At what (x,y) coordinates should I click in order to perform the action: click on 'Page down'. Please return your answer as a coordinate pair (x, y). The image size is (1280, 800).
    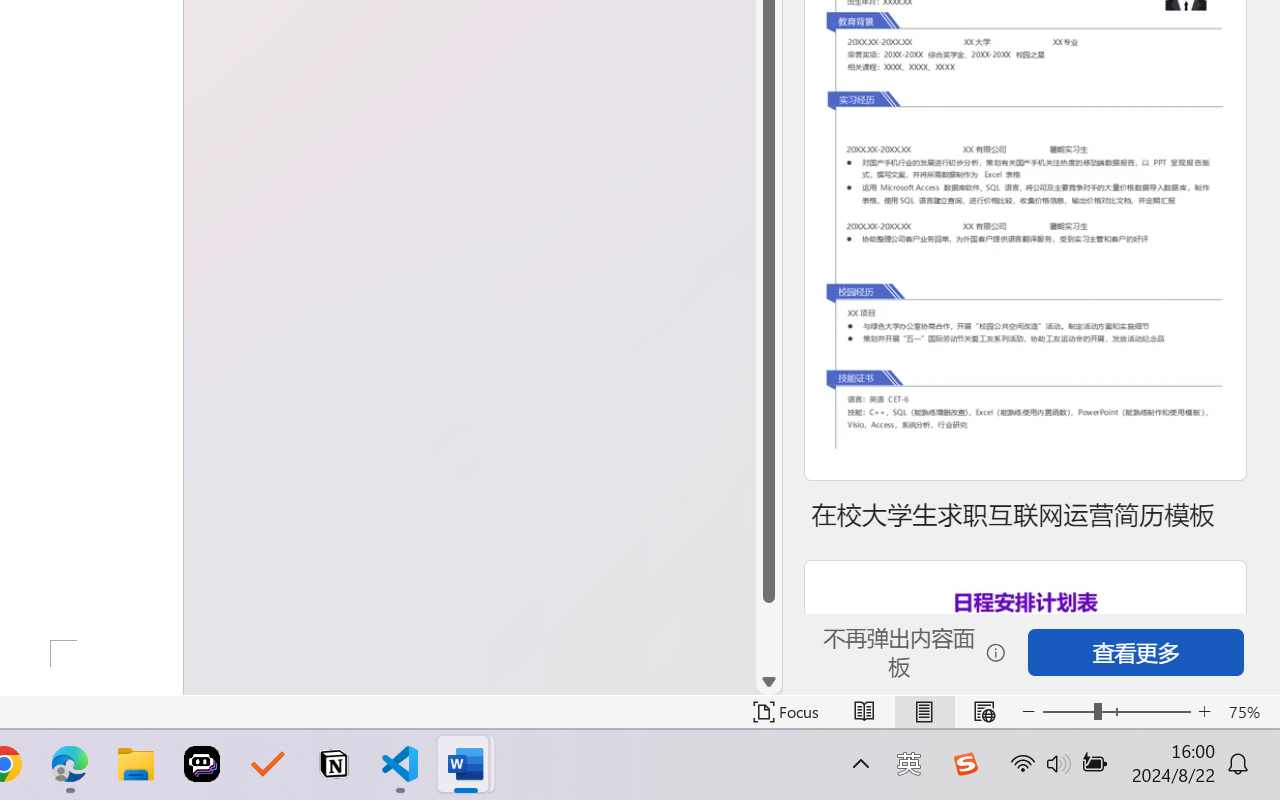
    Looking at the image, I should click on (768, 635).